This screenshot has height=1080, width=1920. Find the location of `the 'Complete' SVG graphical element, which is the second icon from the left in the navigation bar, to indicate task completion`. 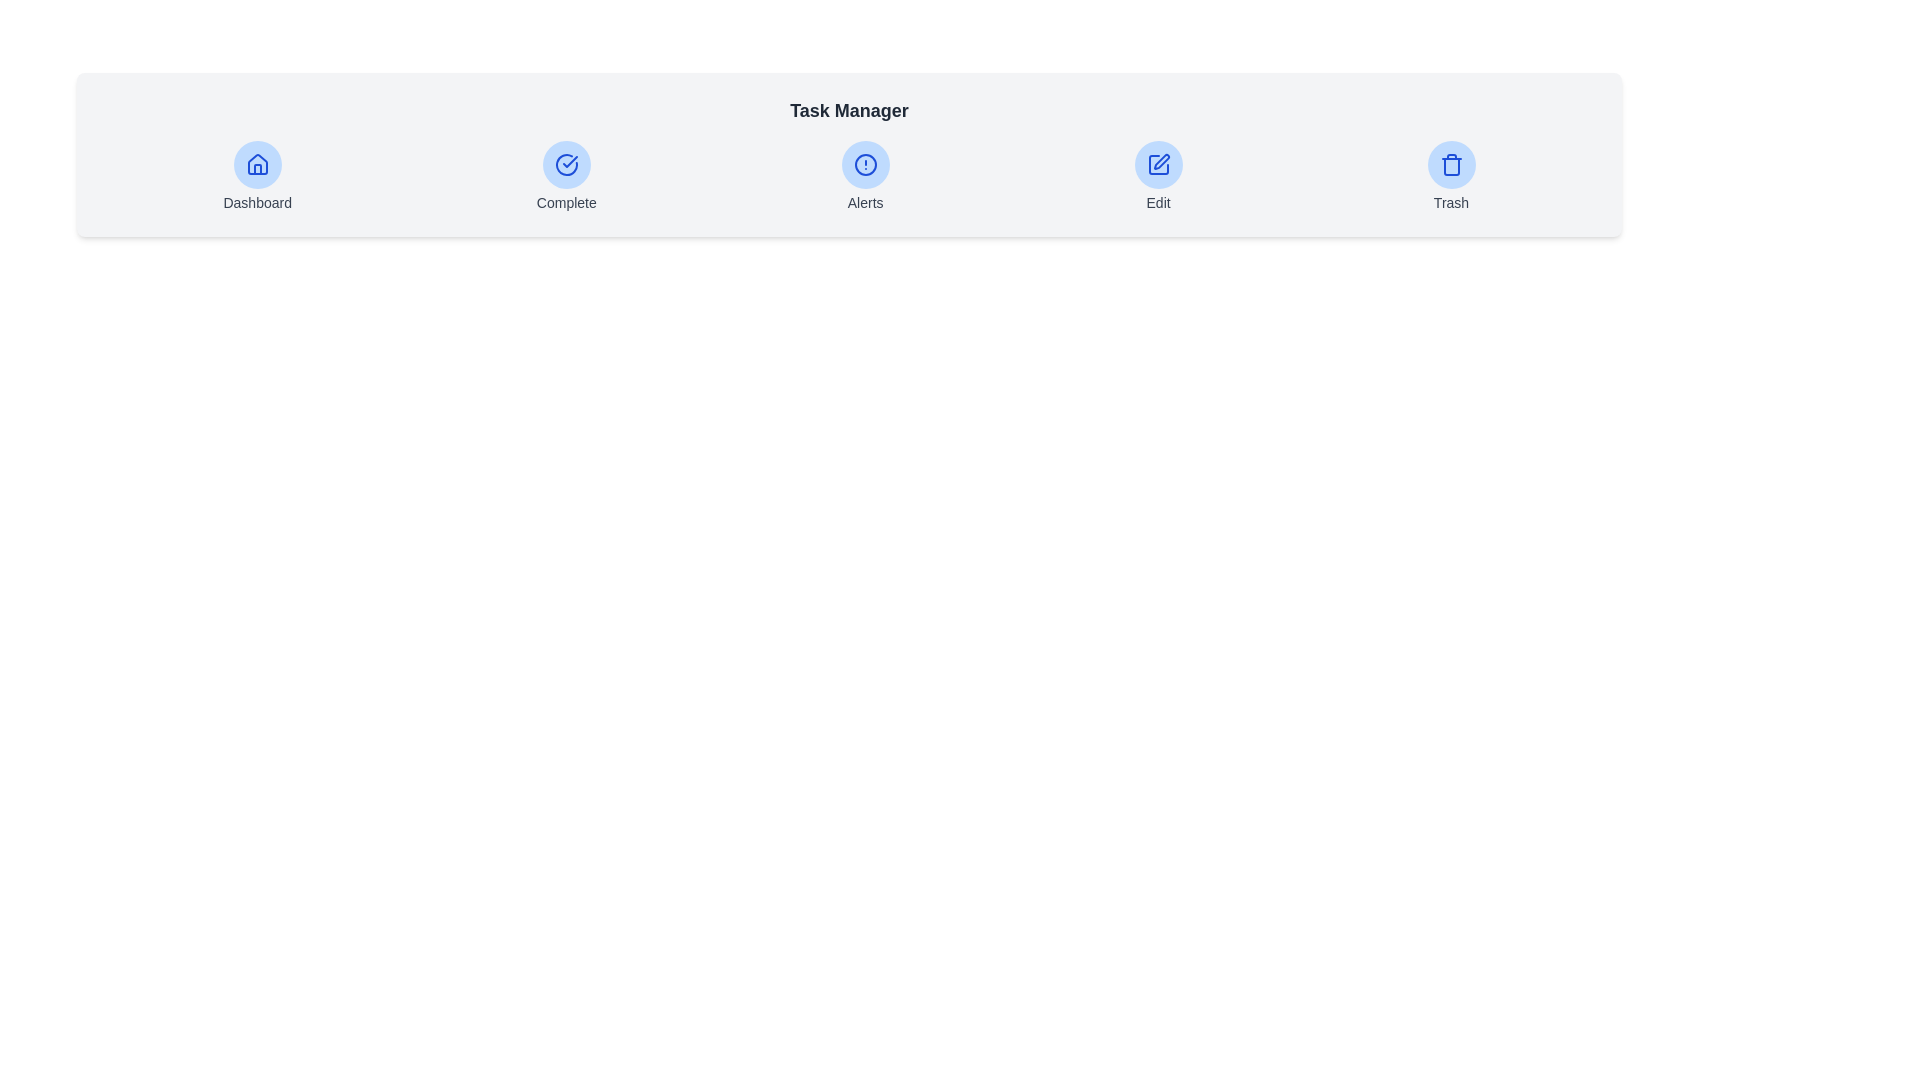

the 'Complete' SVG graphical element, which is the second icon from the left in the navigation bar, to indicate task completion is located at coordinates (569, 161).